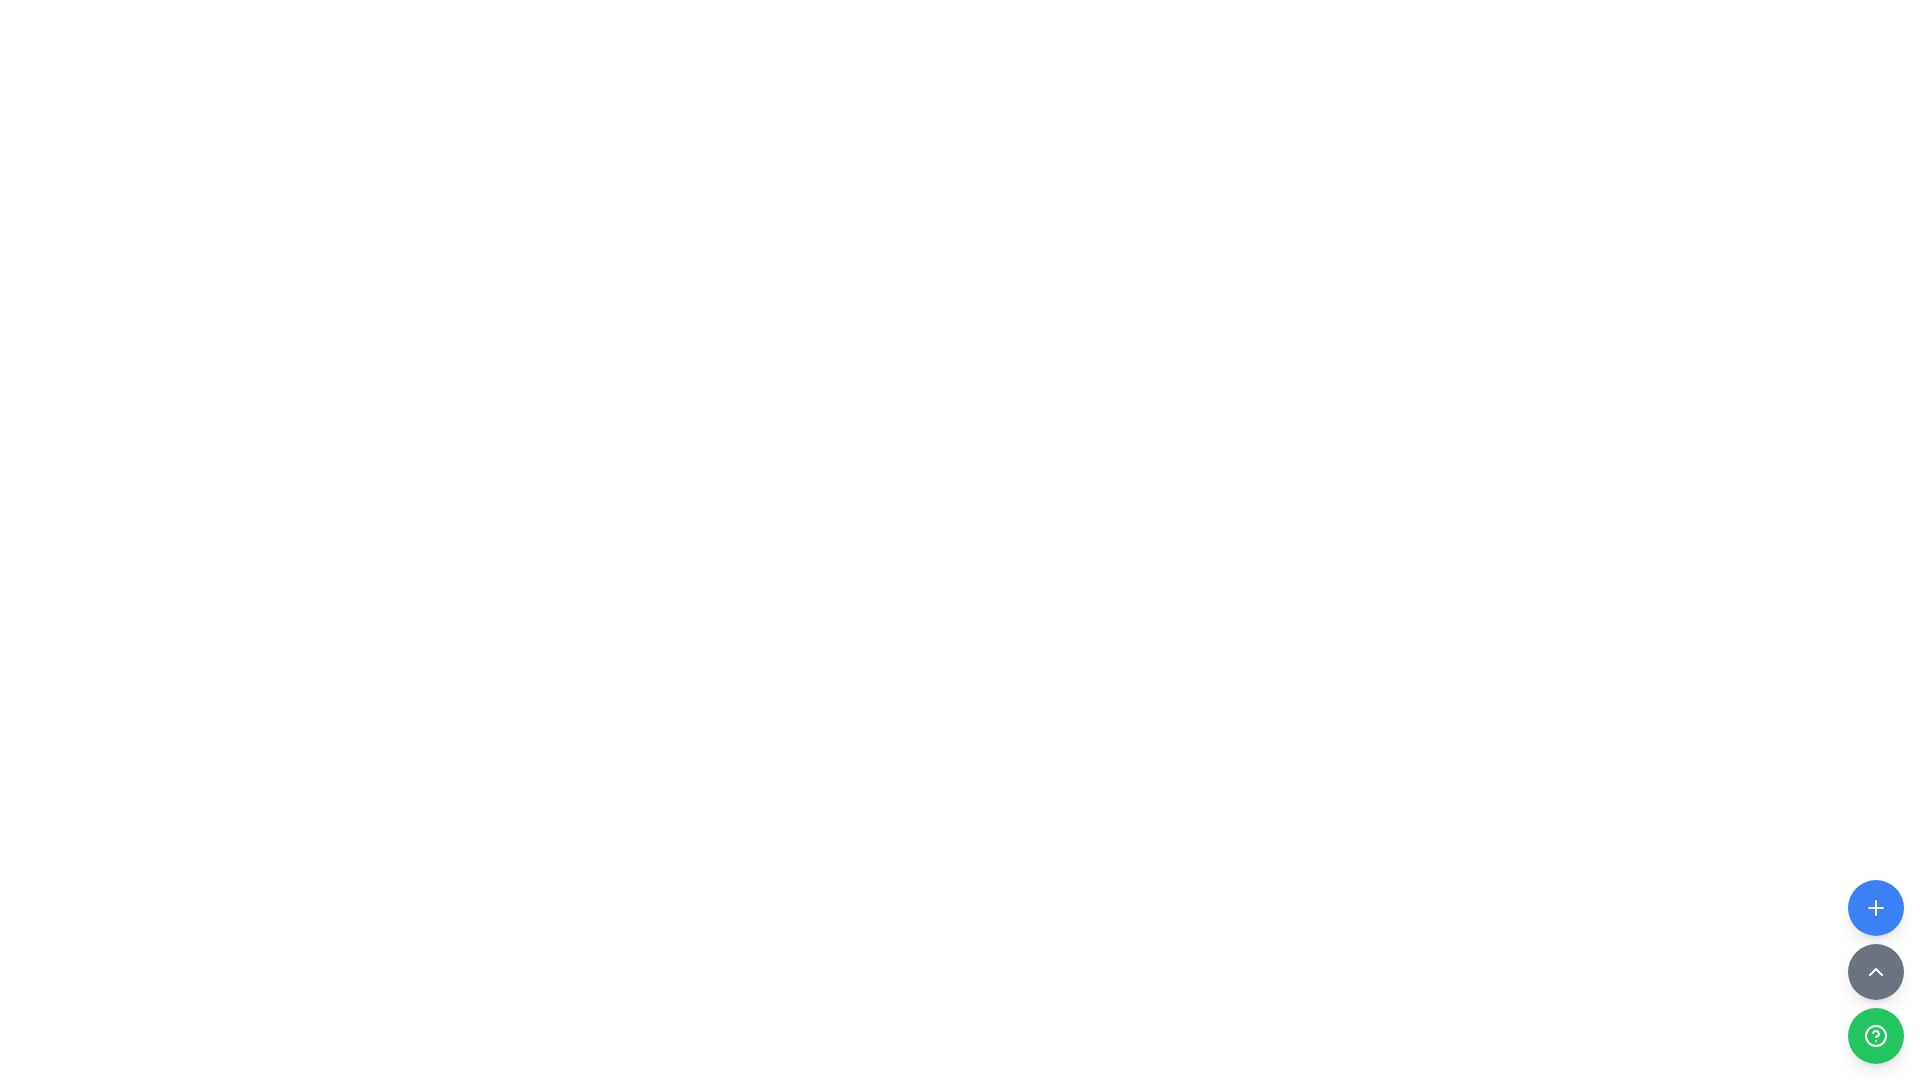  Describe the element at coordinates (1875, 1035) in the screenshot. I see `the circular SVG shape located in the bottom-right corner control group, which has a green background and a white circular design` at that location.